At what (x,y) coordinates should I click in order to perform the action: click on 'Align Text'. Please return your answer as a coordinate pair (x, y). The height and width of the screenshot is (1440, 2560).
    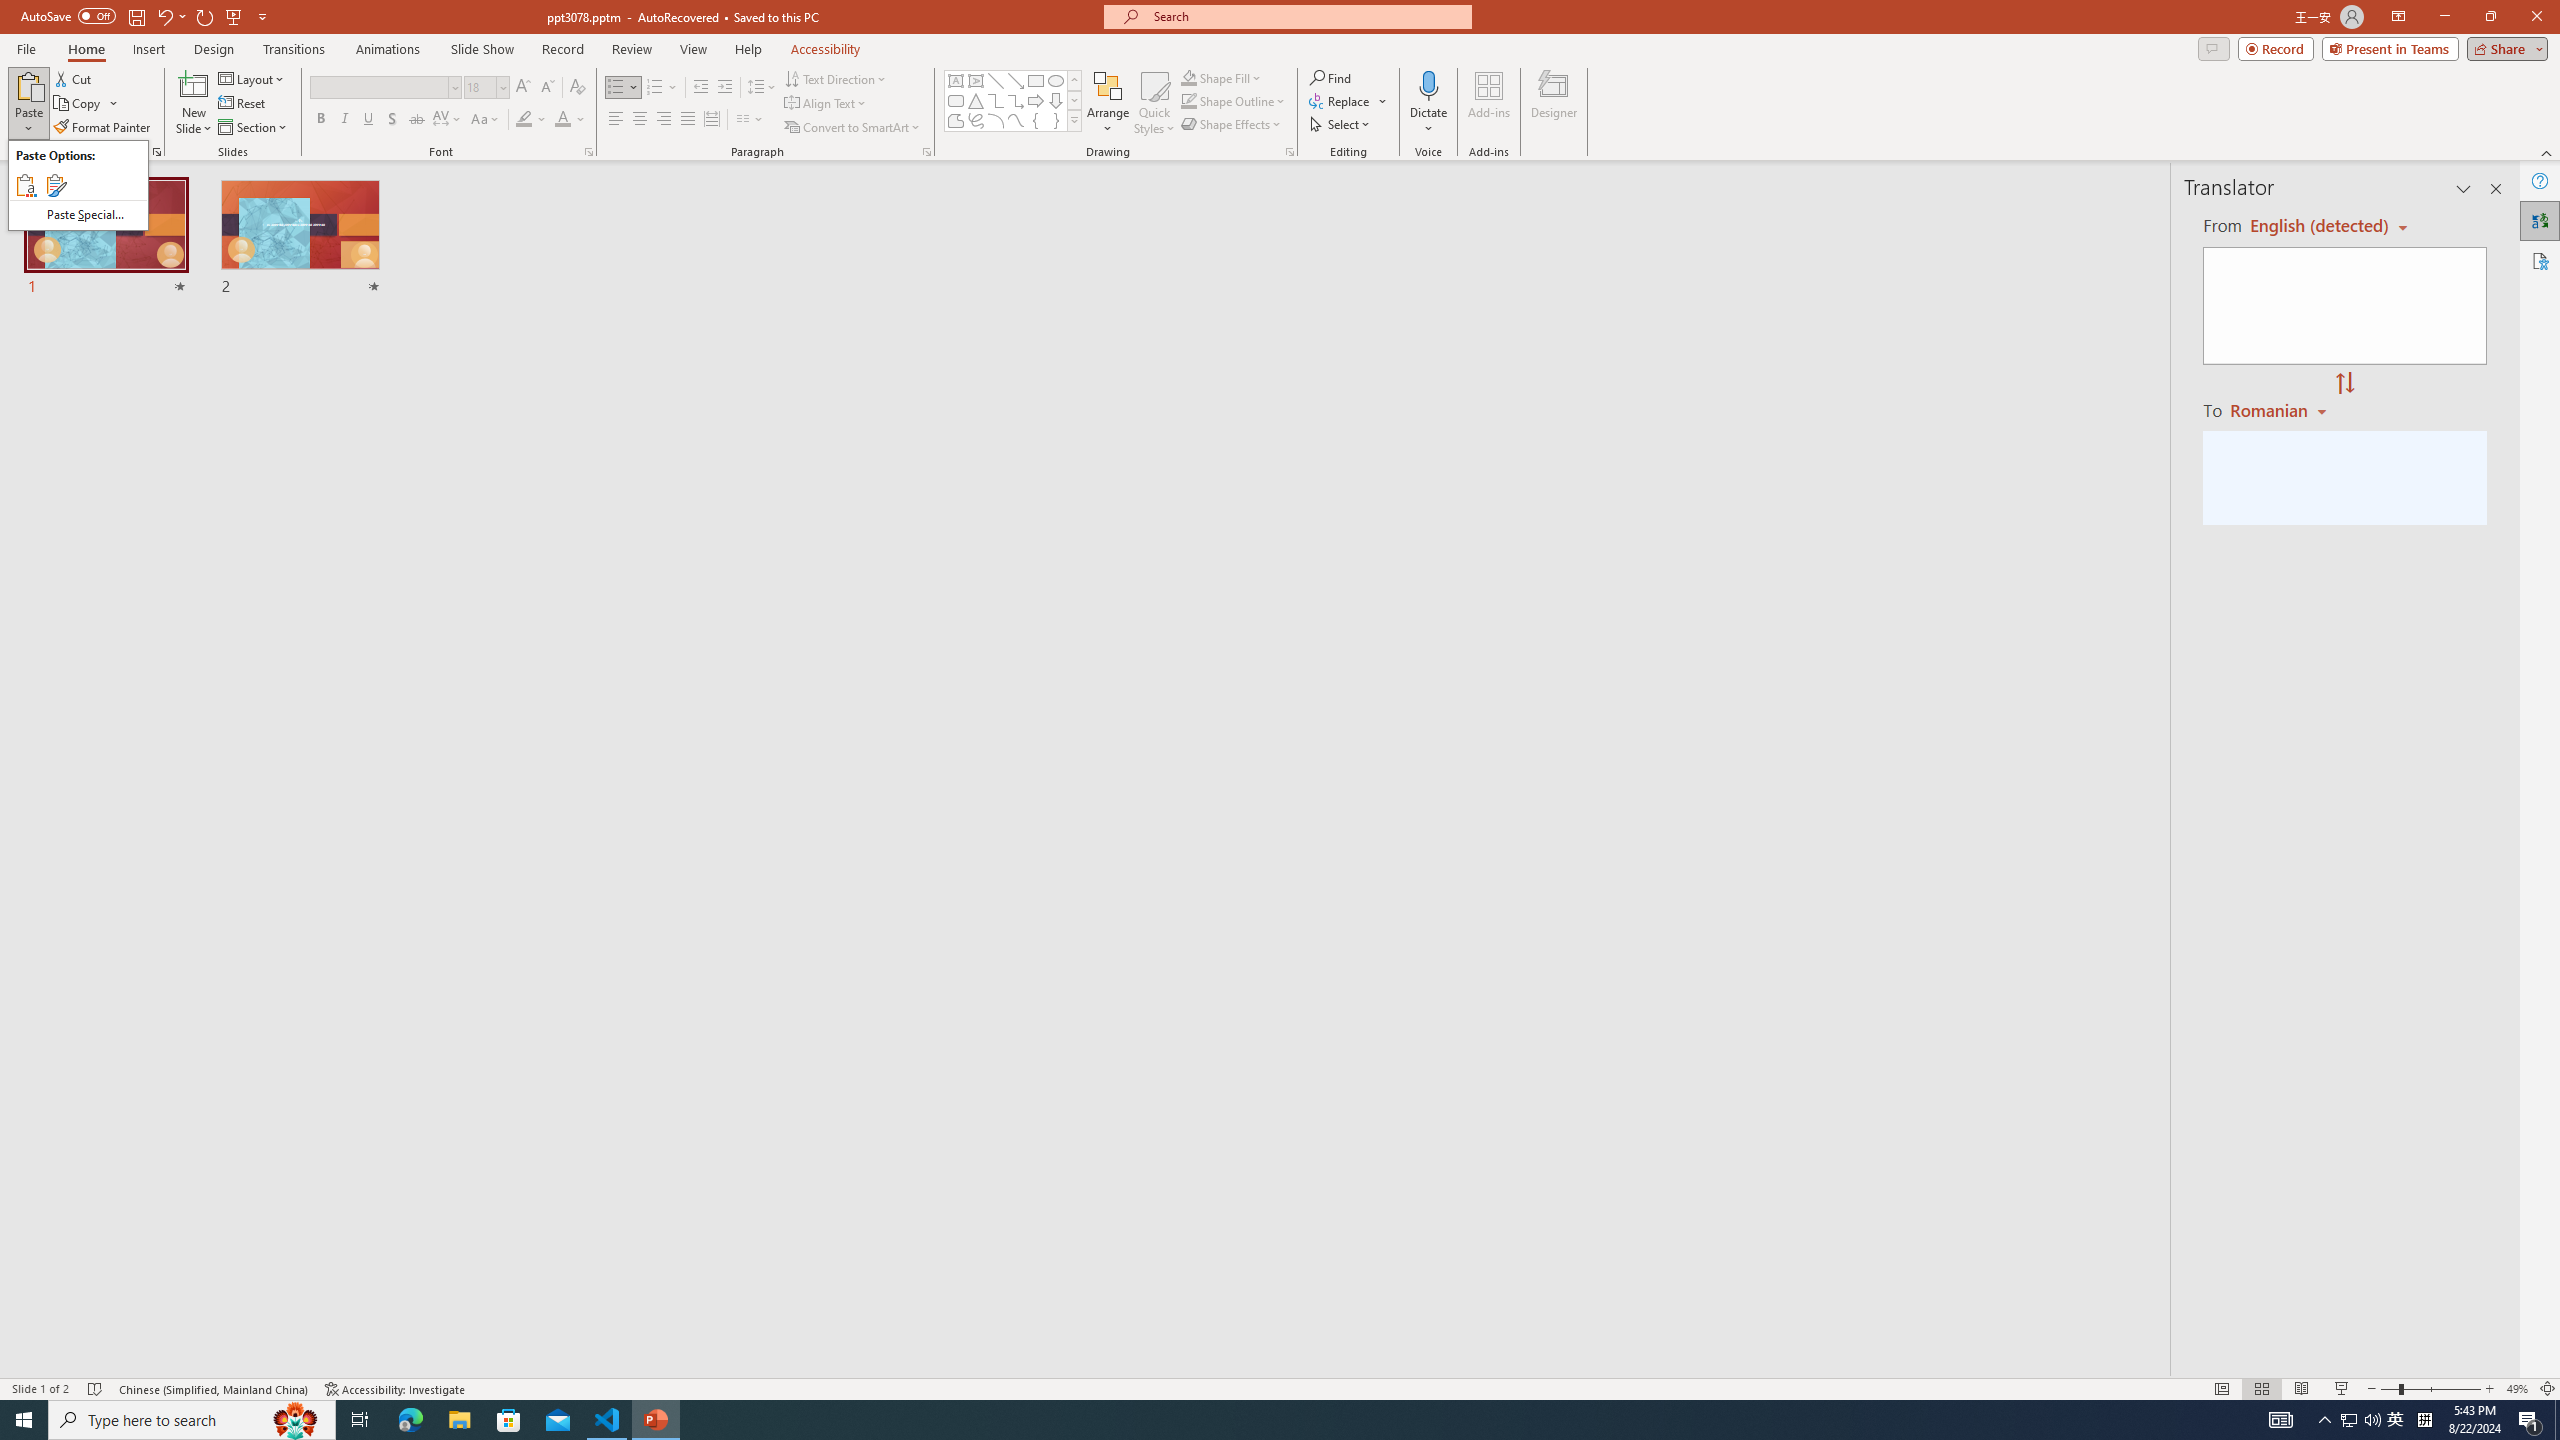
    Looking at the image, I should click on (826, 103).